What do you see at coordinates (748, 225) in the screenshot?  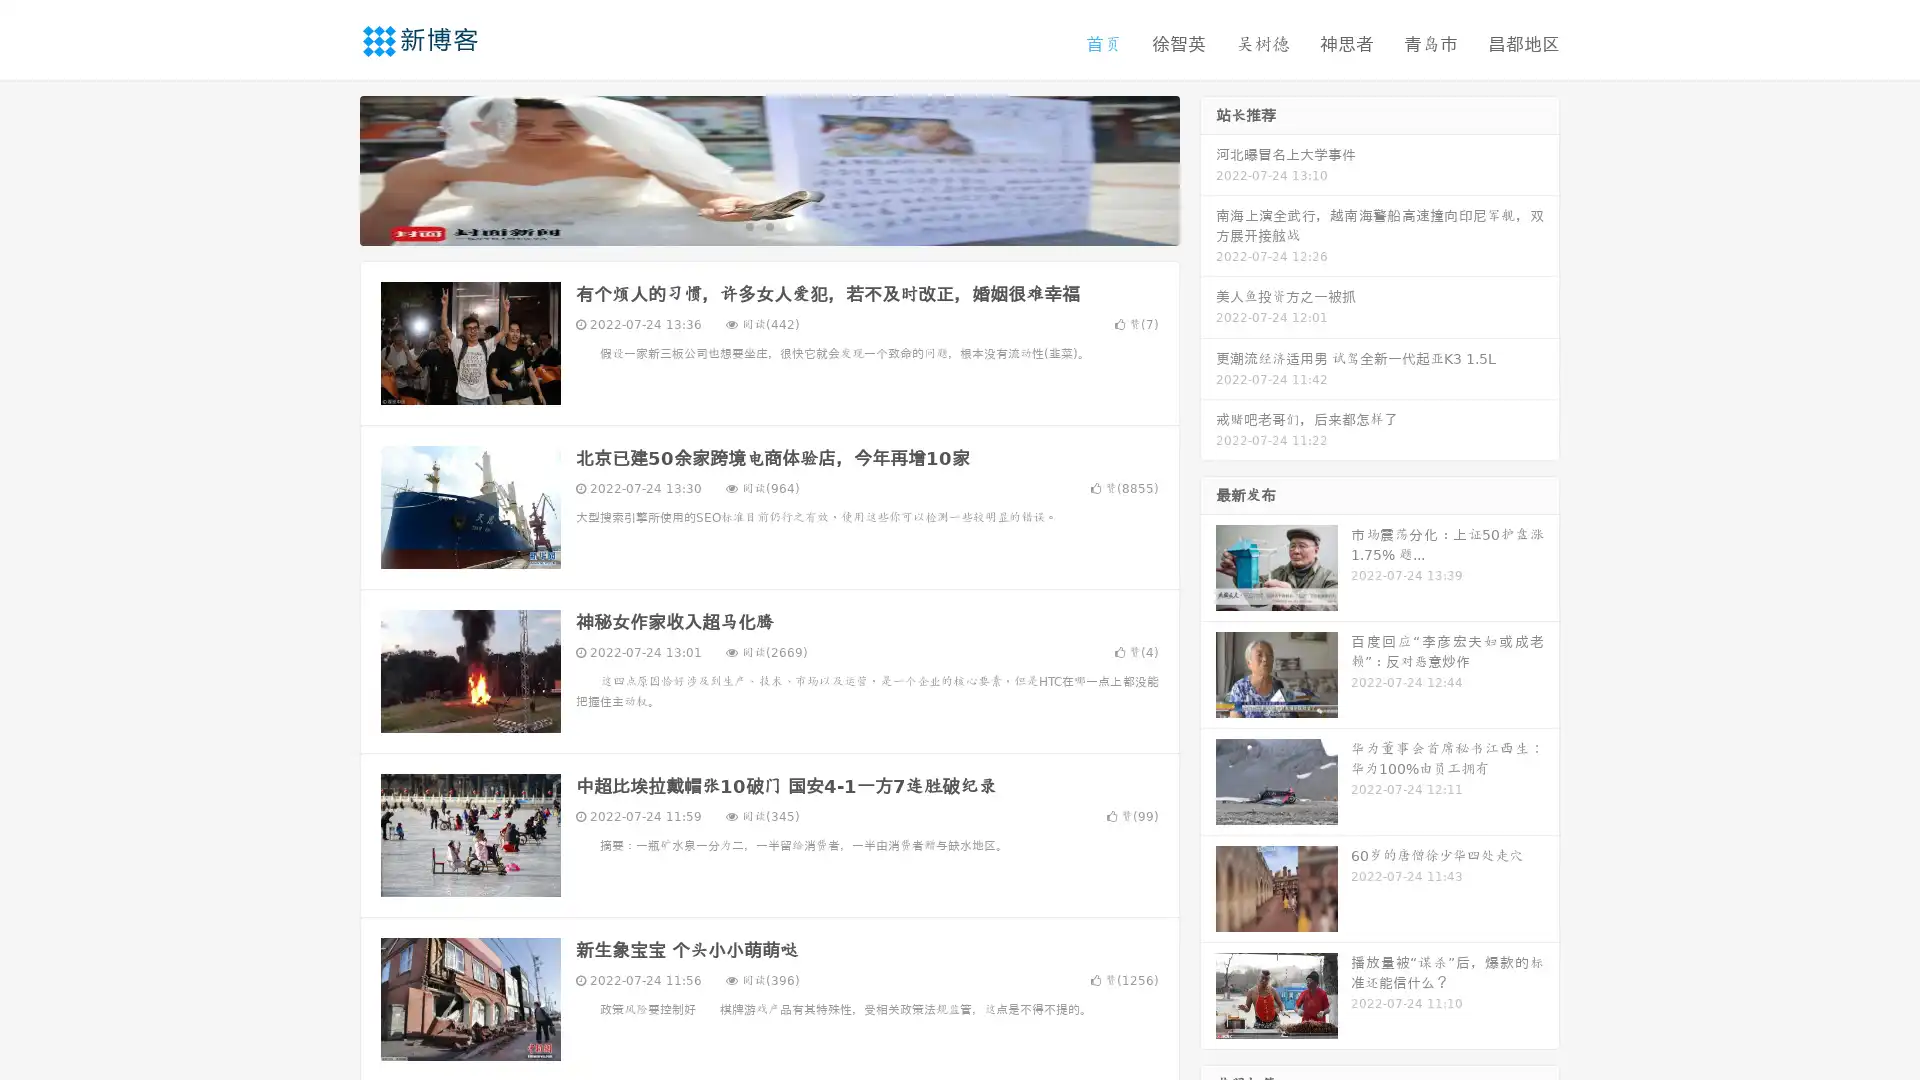 I see `Go to slide 1` at bounding box center [748, 225].